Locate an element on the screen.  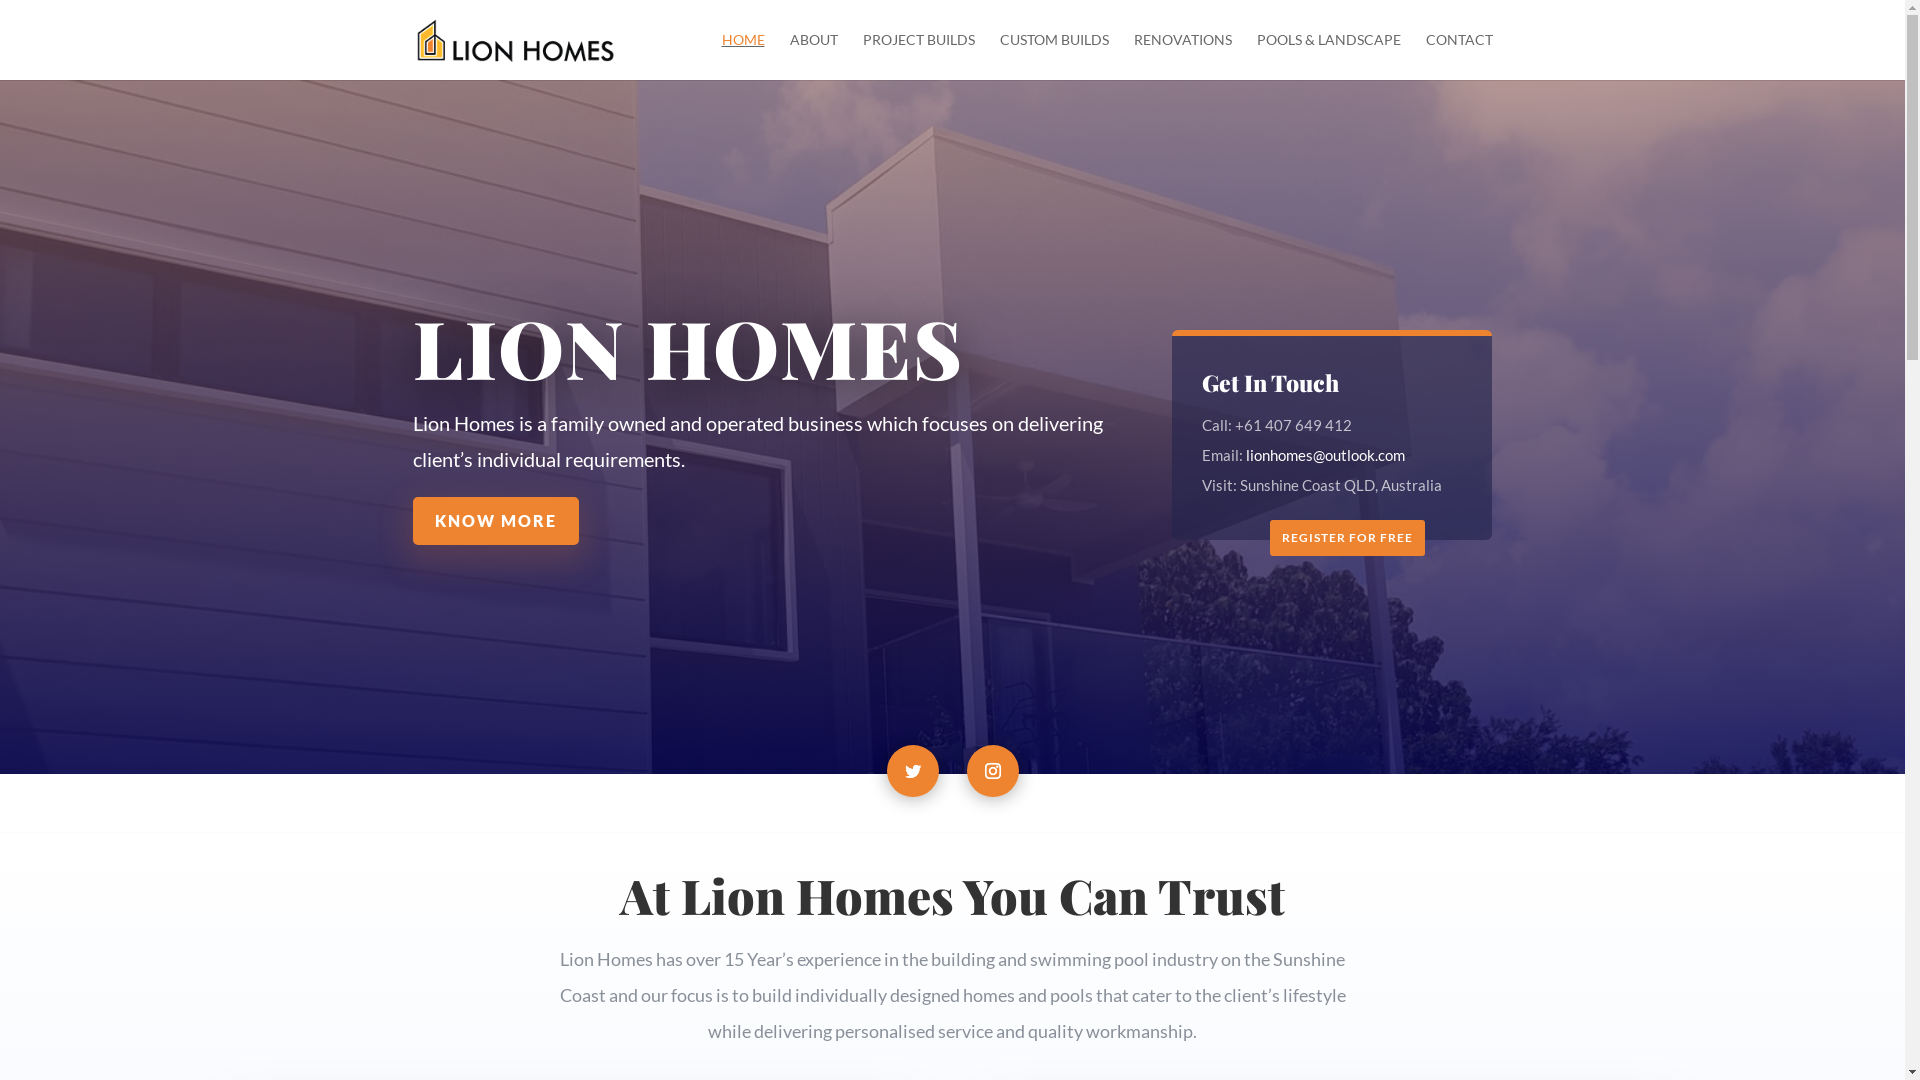
'CONTACT' is located at coordinates (1424, 55).